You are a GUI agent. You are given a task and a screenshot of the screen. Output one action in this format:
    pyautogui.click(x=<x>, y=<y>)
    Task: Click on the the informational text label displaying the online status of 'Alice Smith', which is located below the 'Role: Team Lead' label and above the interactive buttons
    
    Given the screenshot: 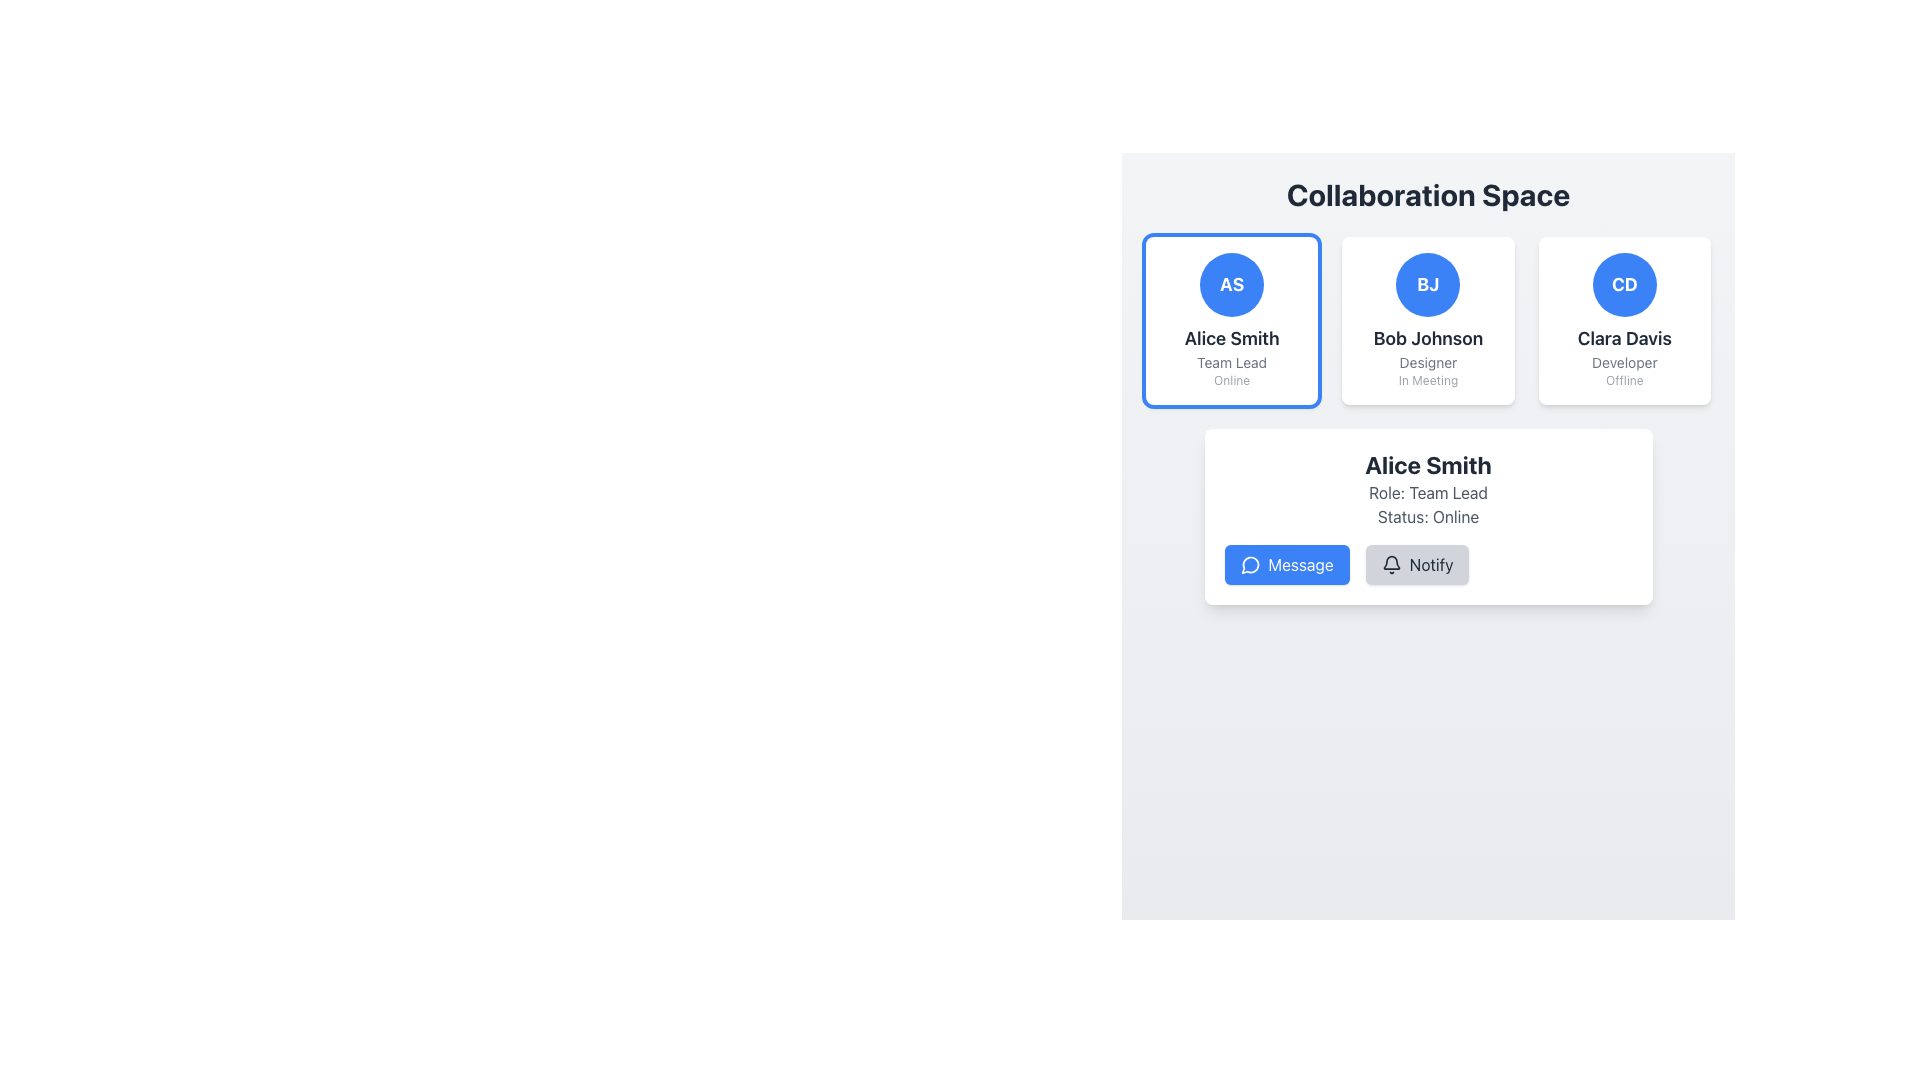 What is the action you would take?
    pyautogui.click(x=1427, y=515)
    